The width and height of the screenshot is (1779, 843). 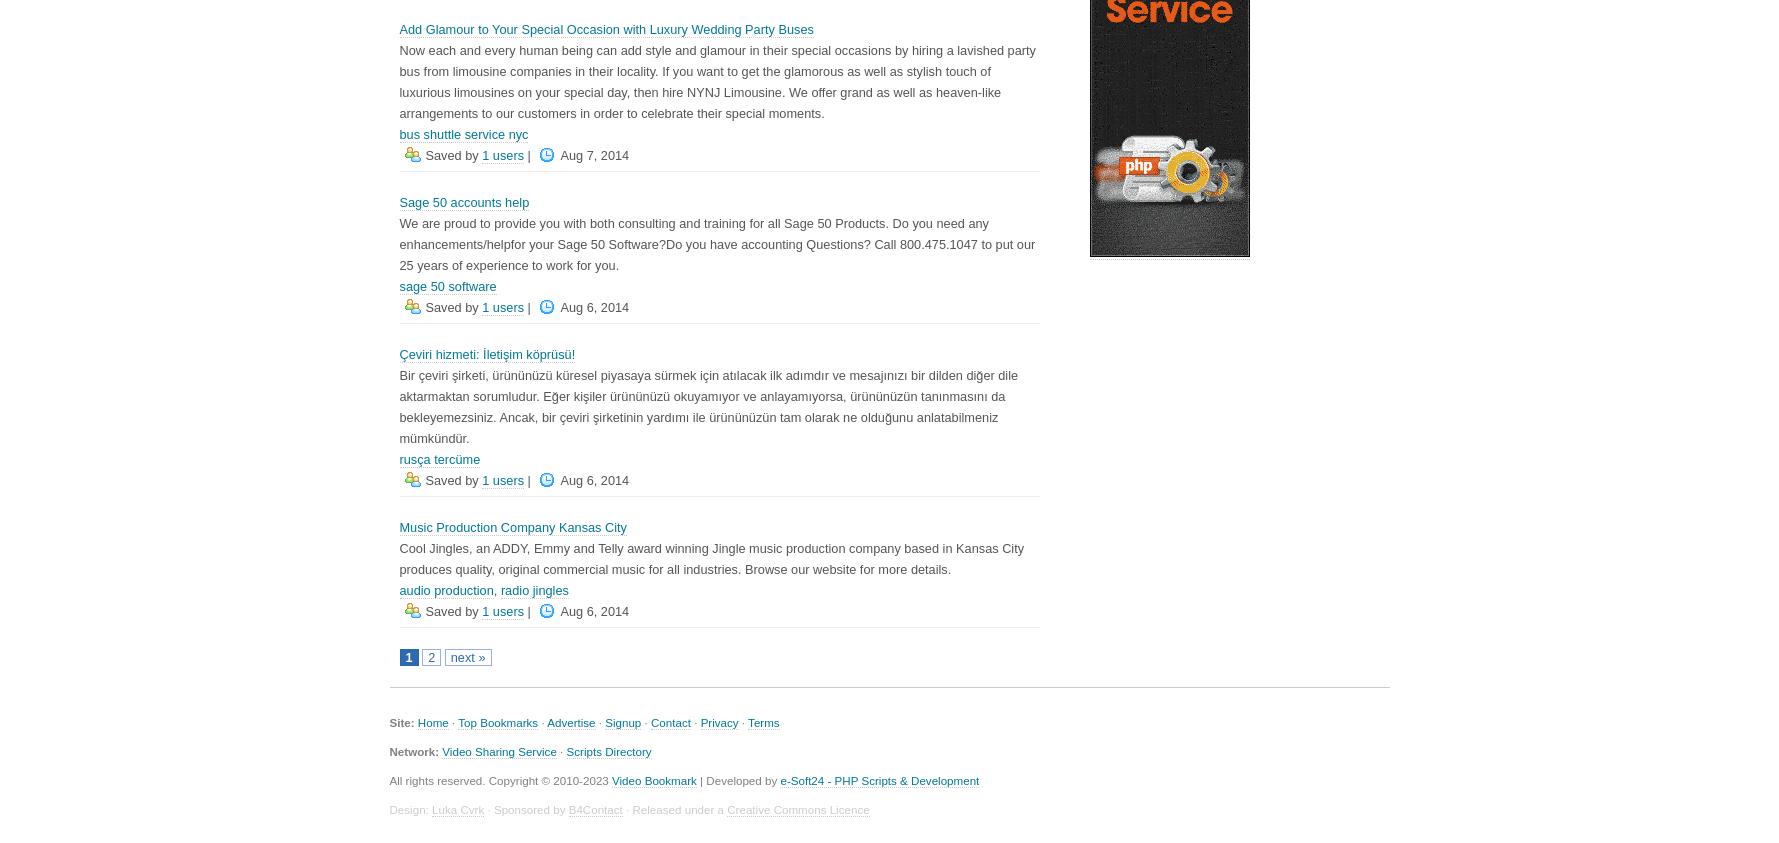 What do you see at coordinates (727, 809) in the screenshot?
I see `'Creative Commons Licence'` at bounding box center [727, 809].